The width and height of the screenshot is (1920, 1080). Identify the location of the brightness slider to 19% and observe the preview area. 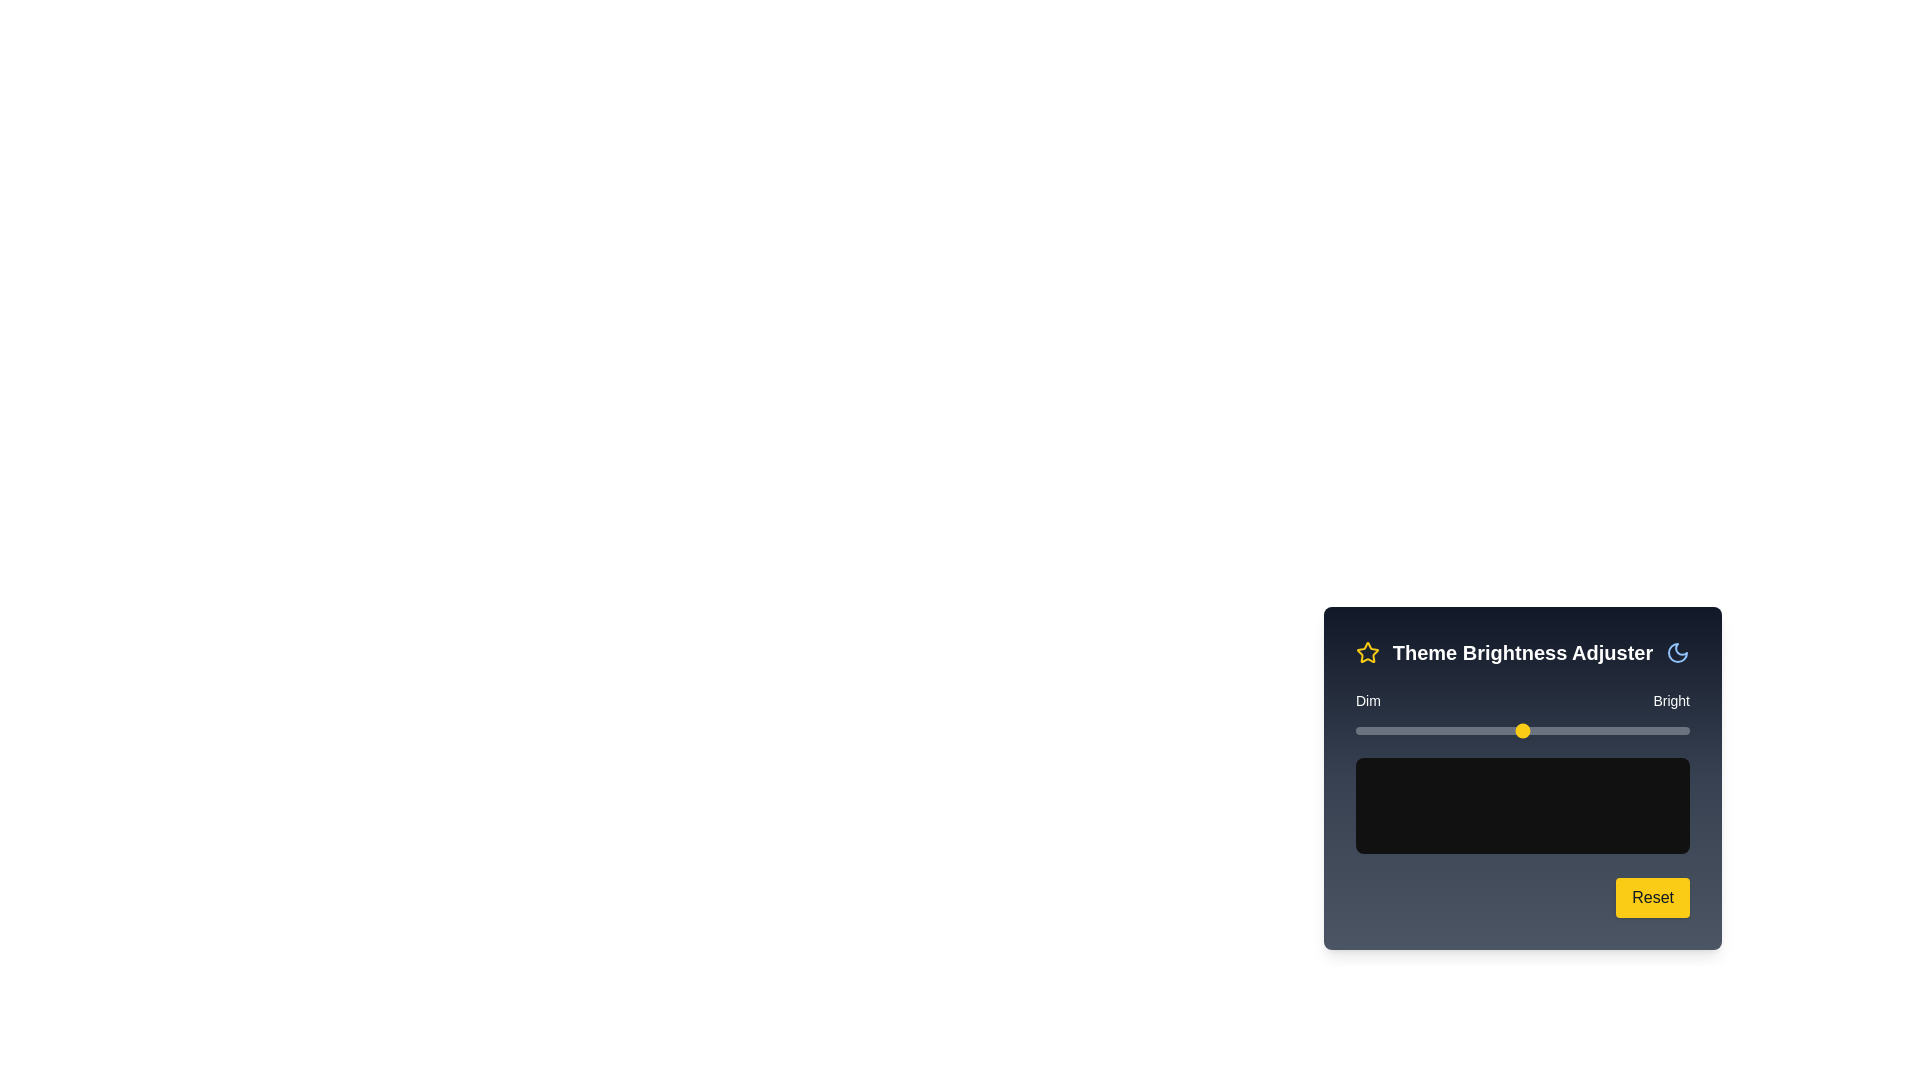
(1418, 731).